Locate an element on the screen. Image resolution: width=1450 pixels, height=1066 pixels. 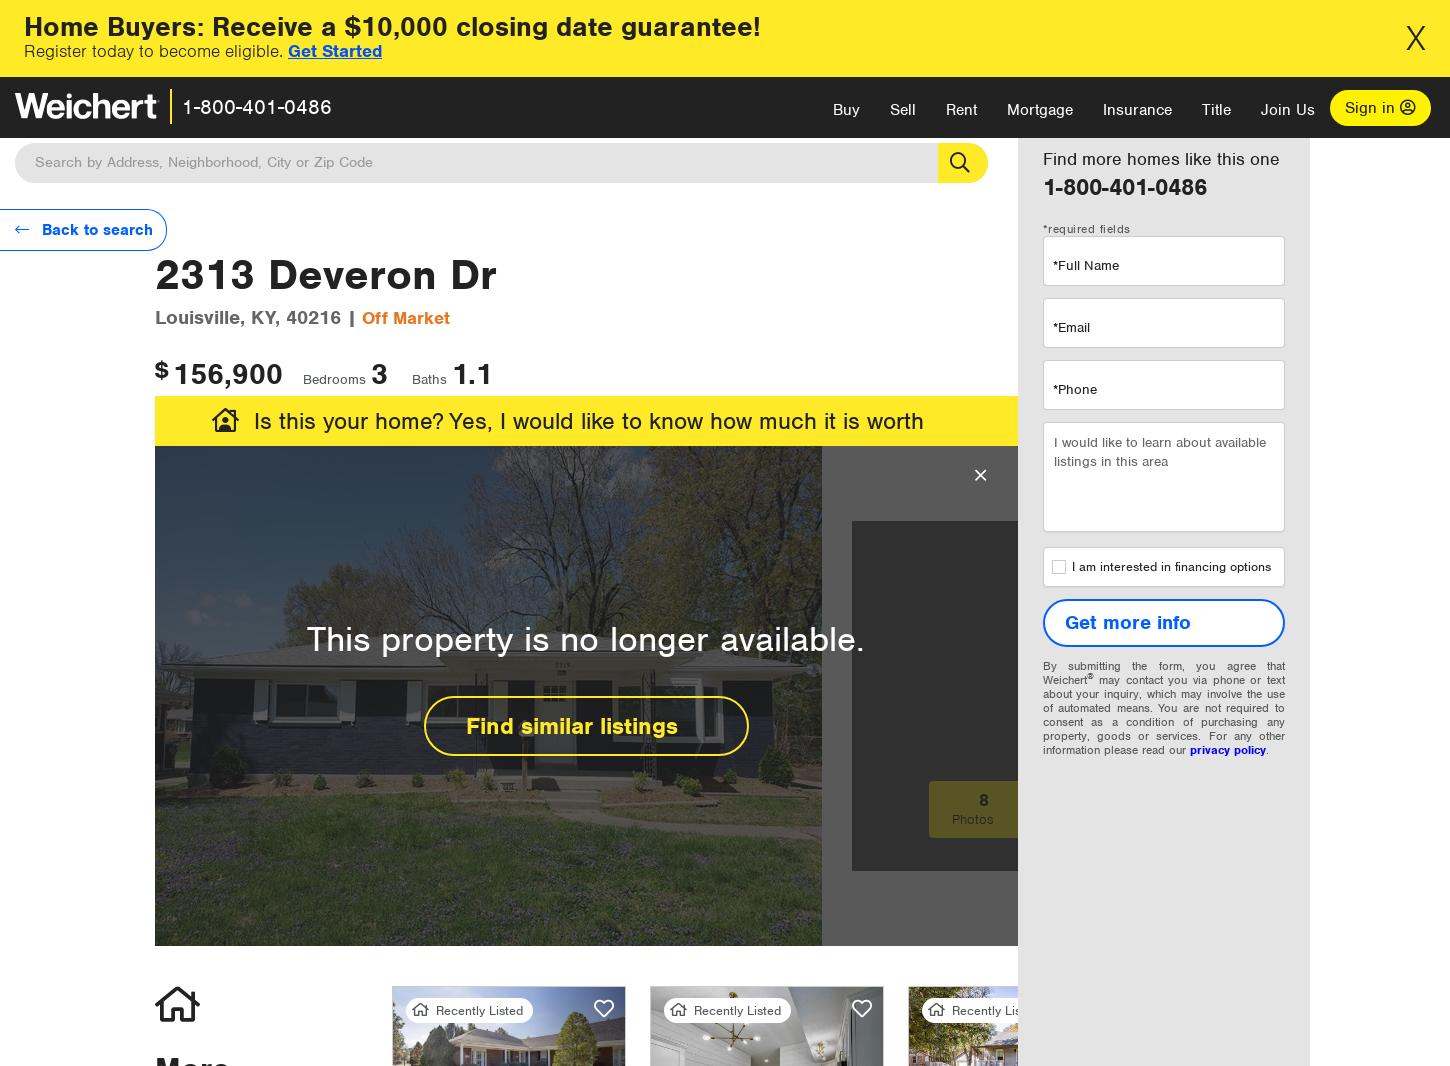
'$' is located at coordinates (160, 370).